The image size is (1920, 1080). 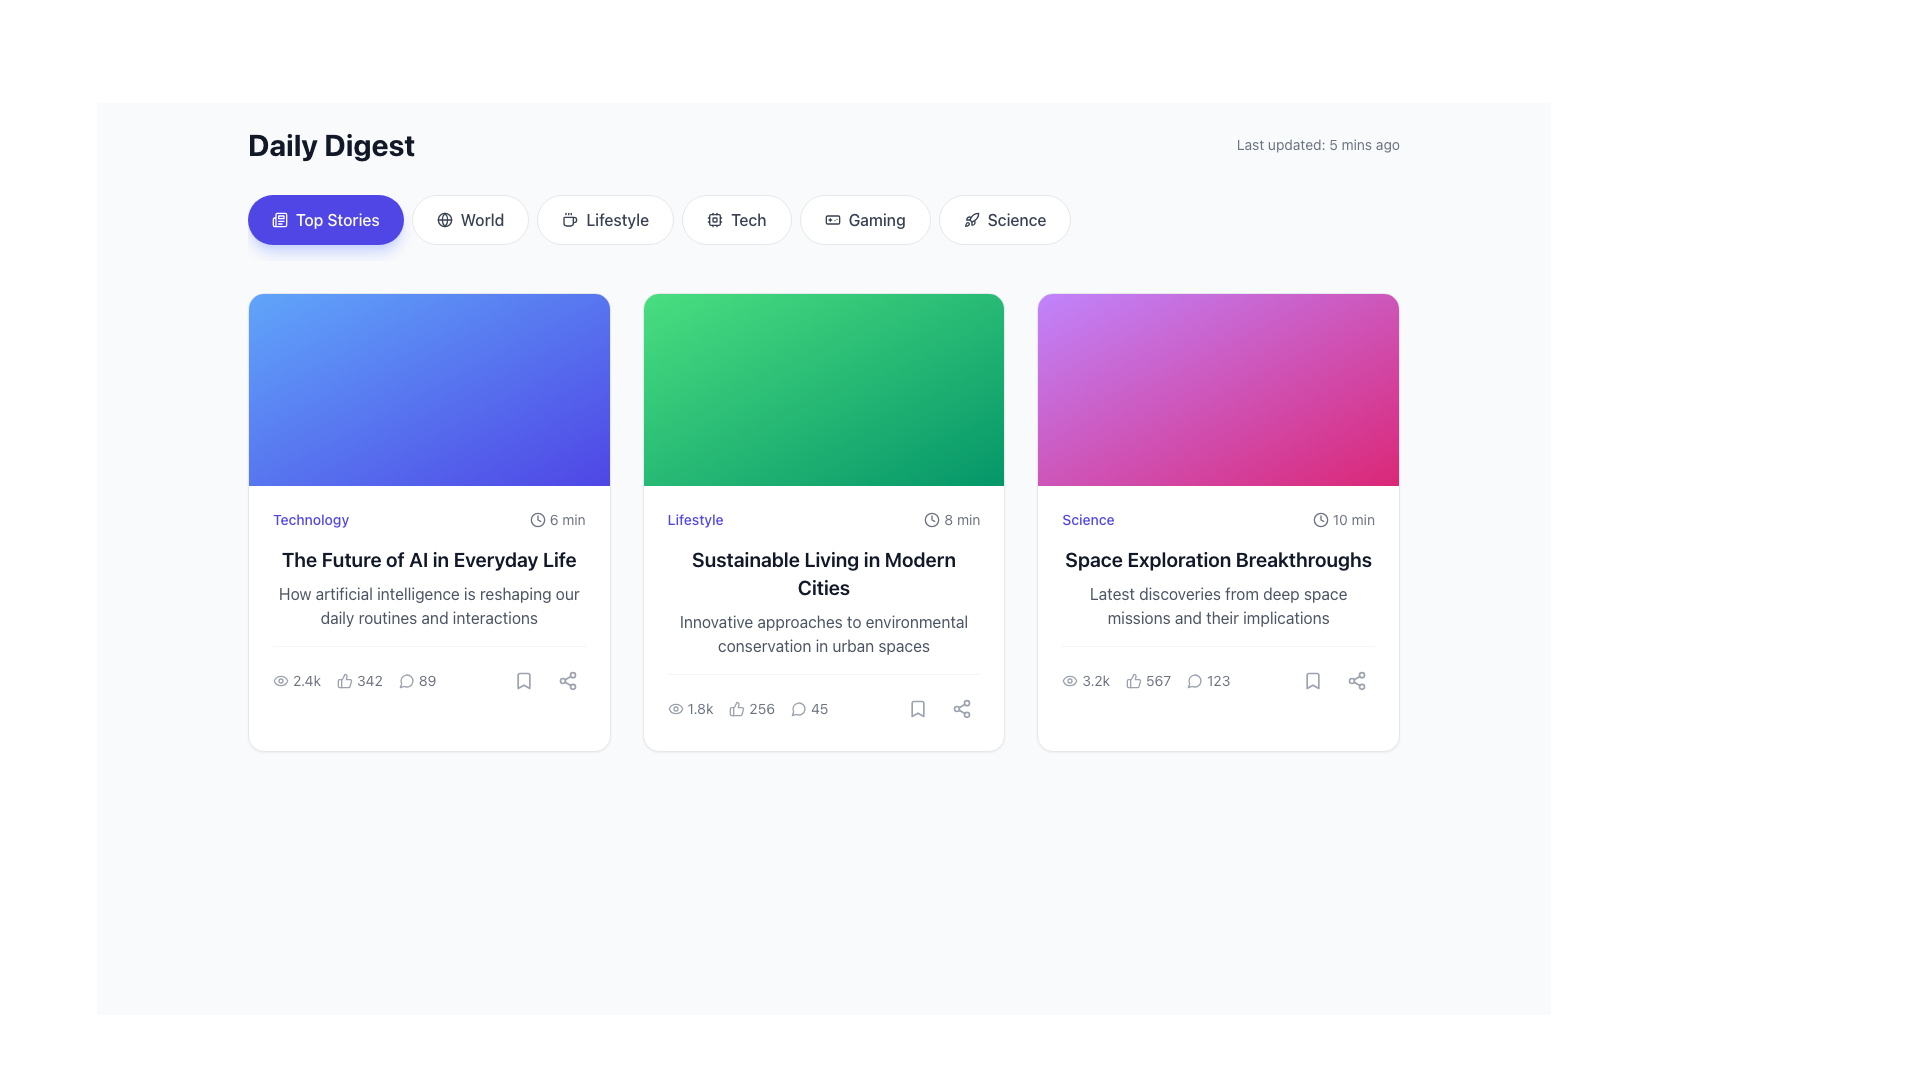 I want to click on the text and icon pair displaying the numerical value '256' with a thumbs-up icon, located in the second column below the card titled 'Sustainable Living in Modern Cities.', so click(x=751, y=708).